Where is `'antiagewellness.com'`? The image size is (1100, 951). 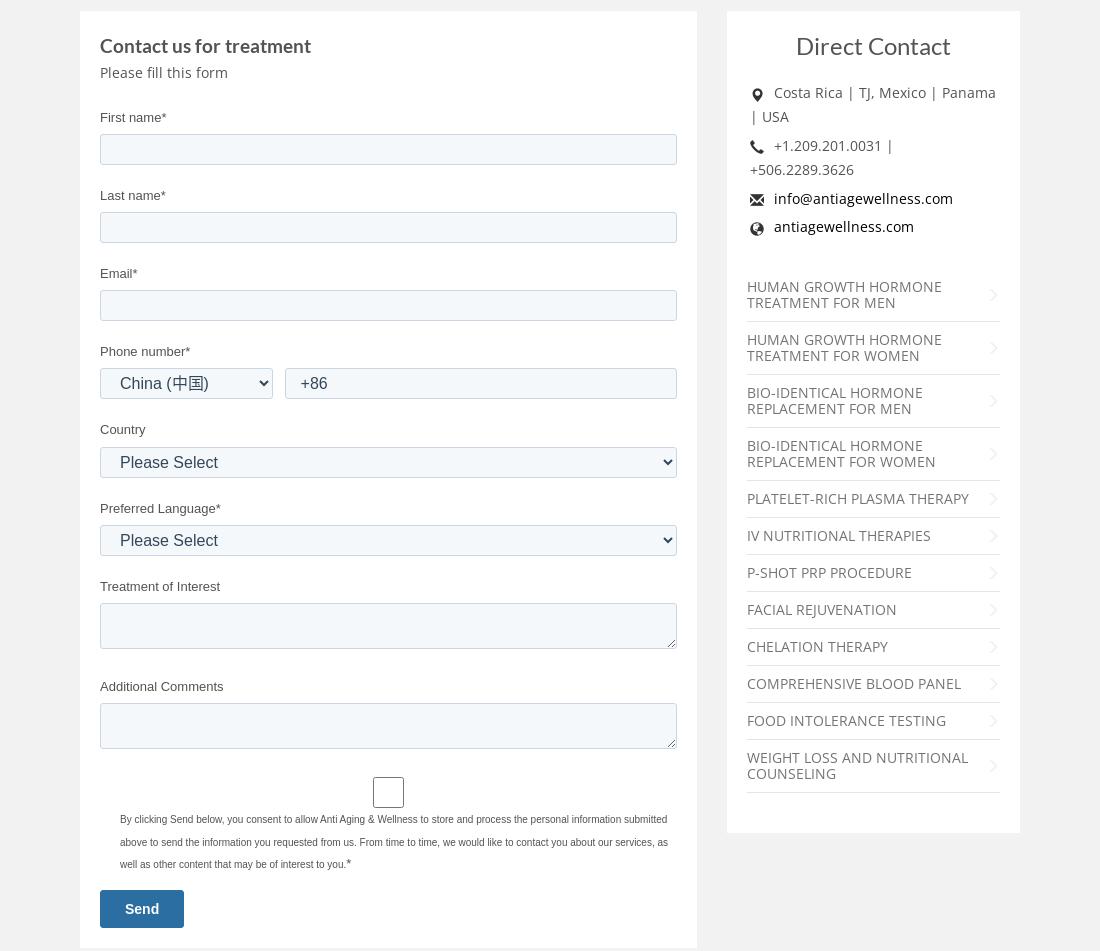 'antiagewellness.com' is located at coordinates (842, 226).